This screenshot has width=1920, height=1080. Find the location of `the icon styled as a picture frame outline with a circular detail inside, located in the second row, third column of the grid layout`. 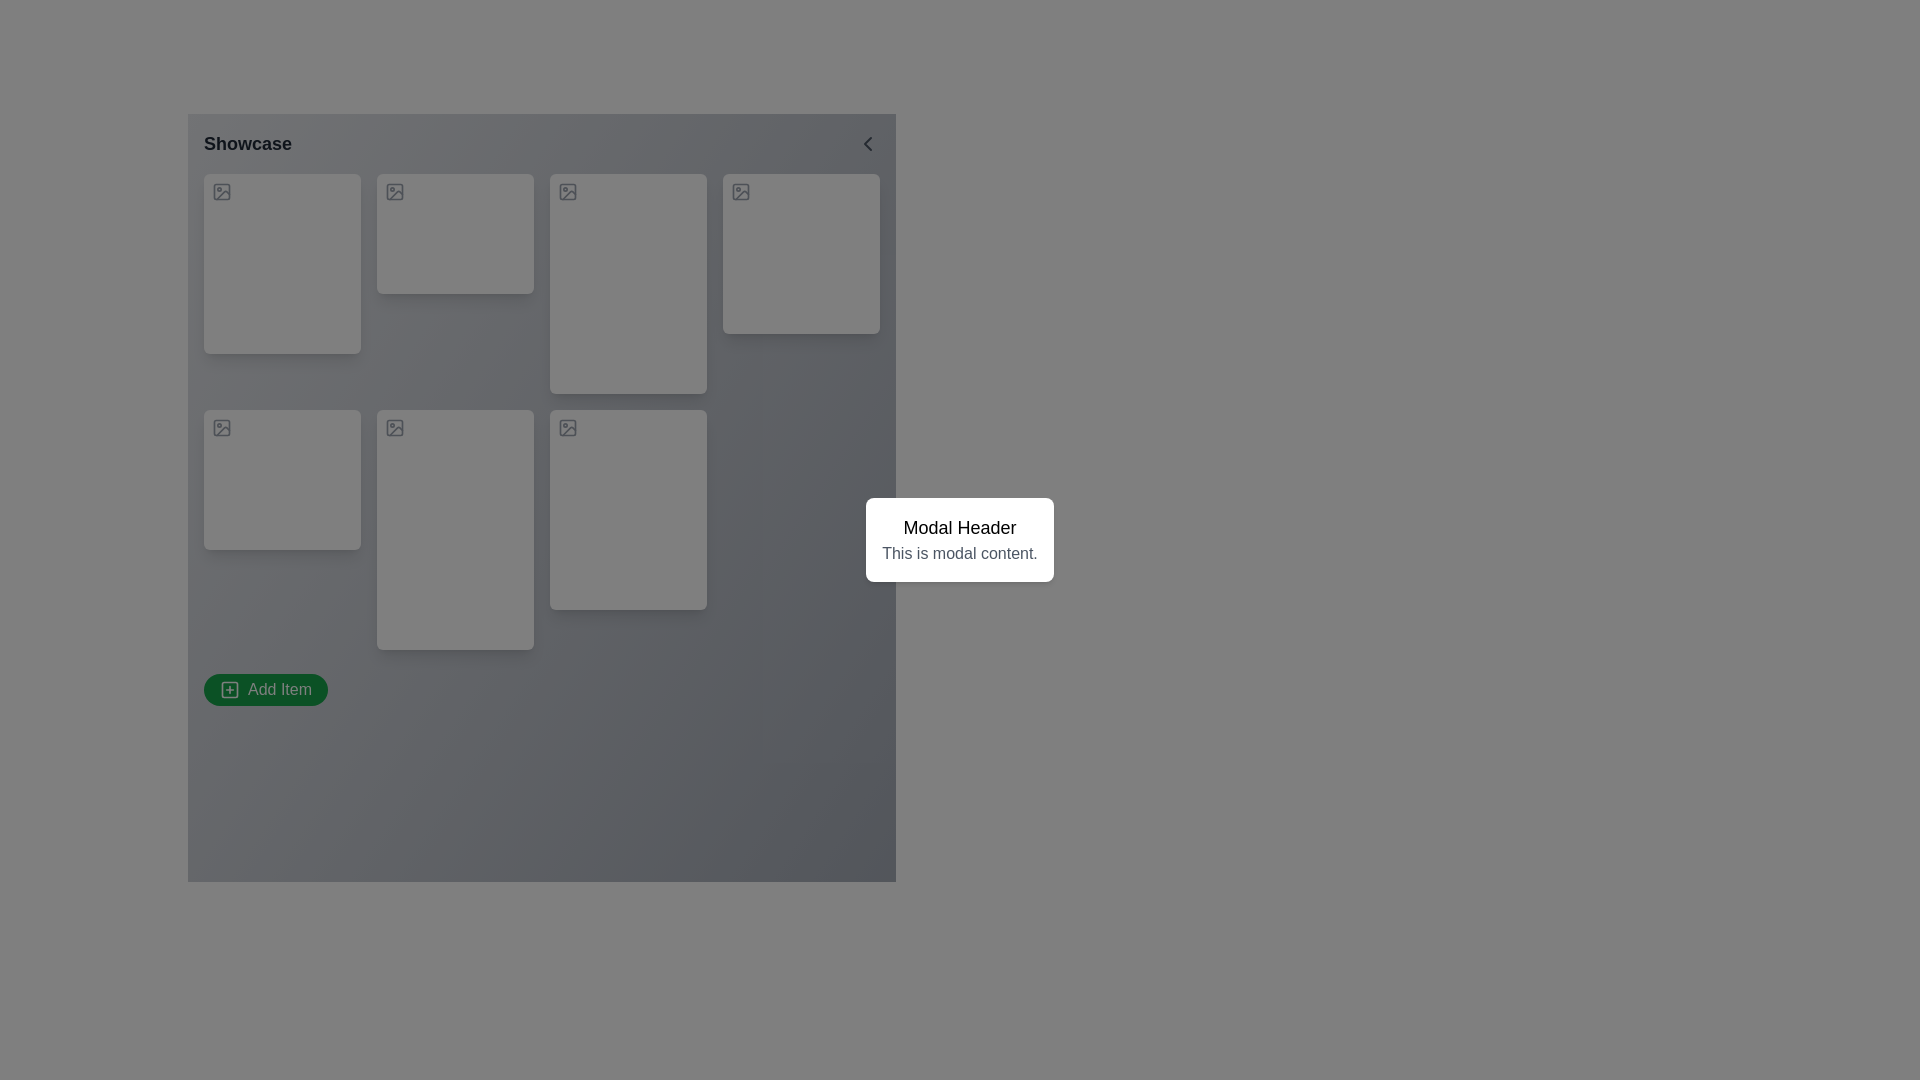

the icon styled as a picture frame outline with a circular detail inside, located in the second row, third column of the grid layout is located at coordinates (566, 427).